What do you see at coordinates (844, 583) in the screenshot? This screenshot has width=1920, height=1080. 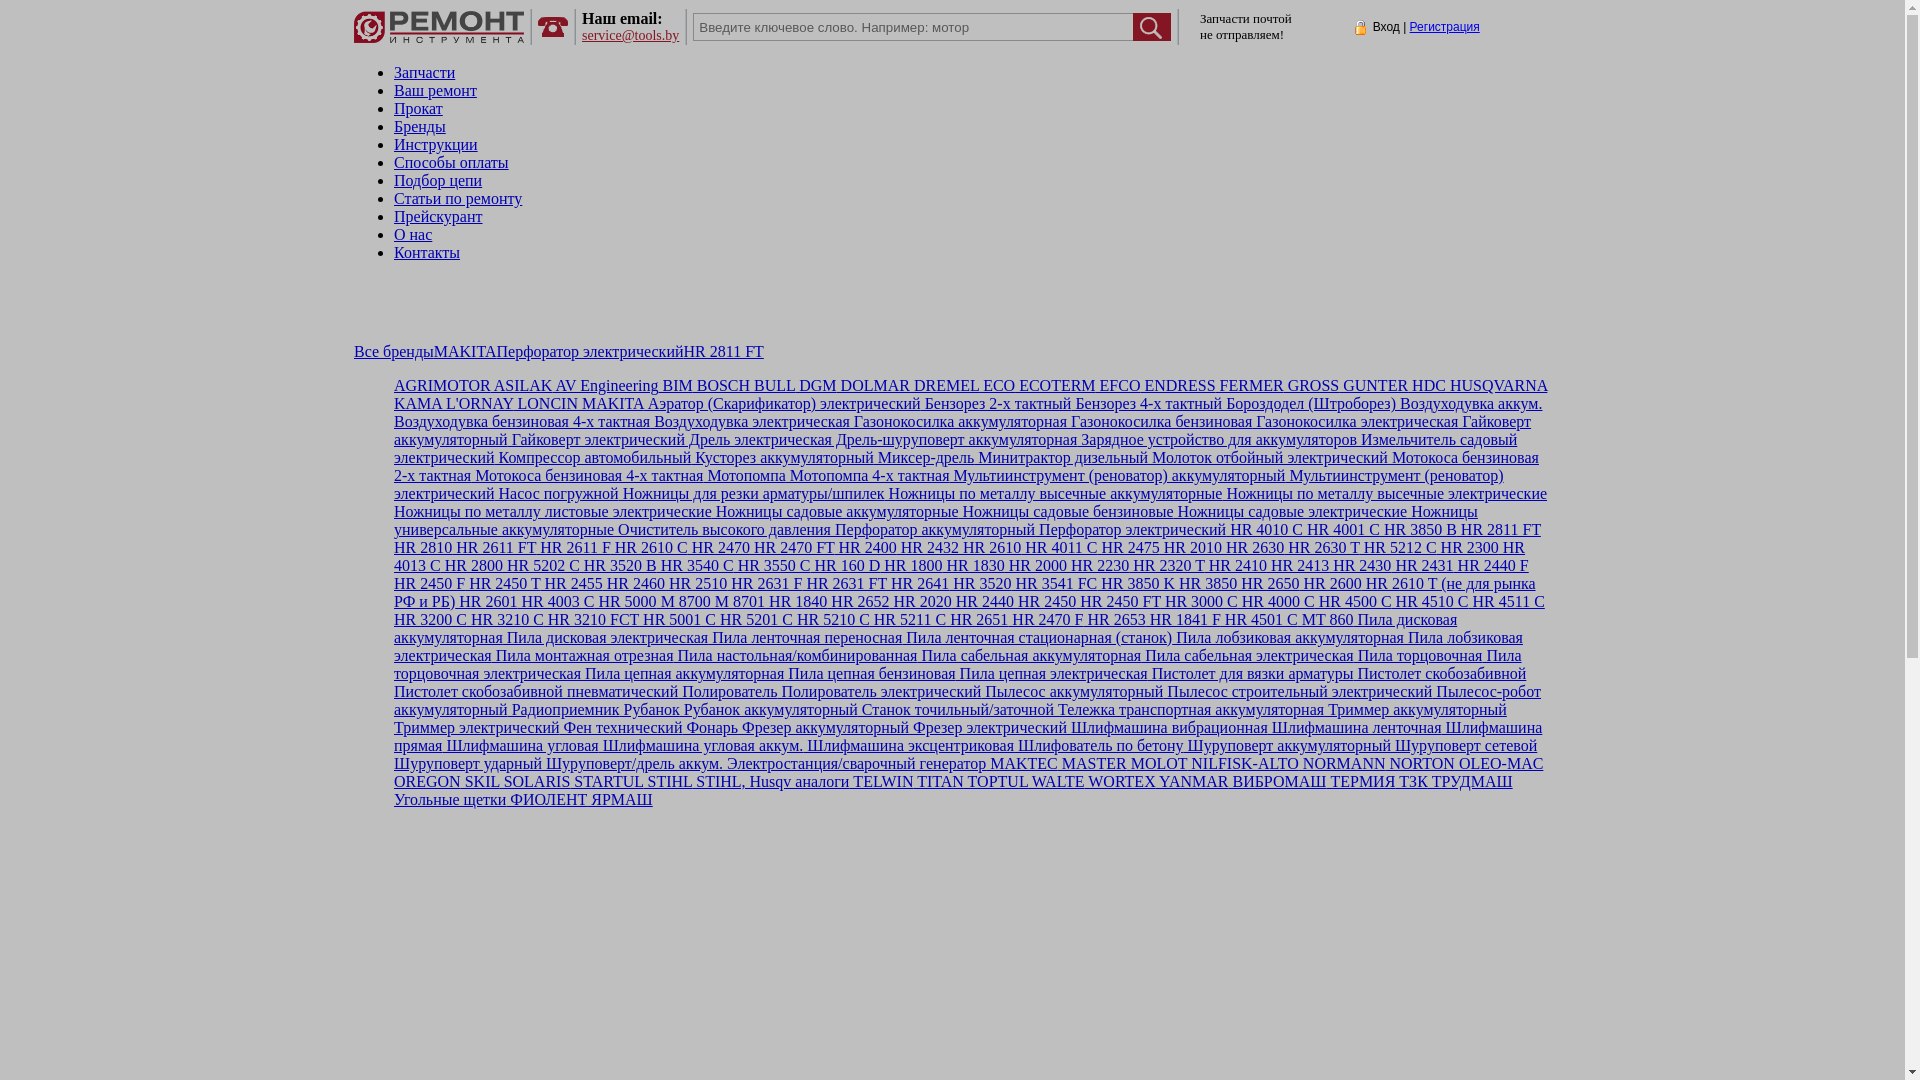 I see `'HR 2631 FT'` at bounding box center [844, 583].